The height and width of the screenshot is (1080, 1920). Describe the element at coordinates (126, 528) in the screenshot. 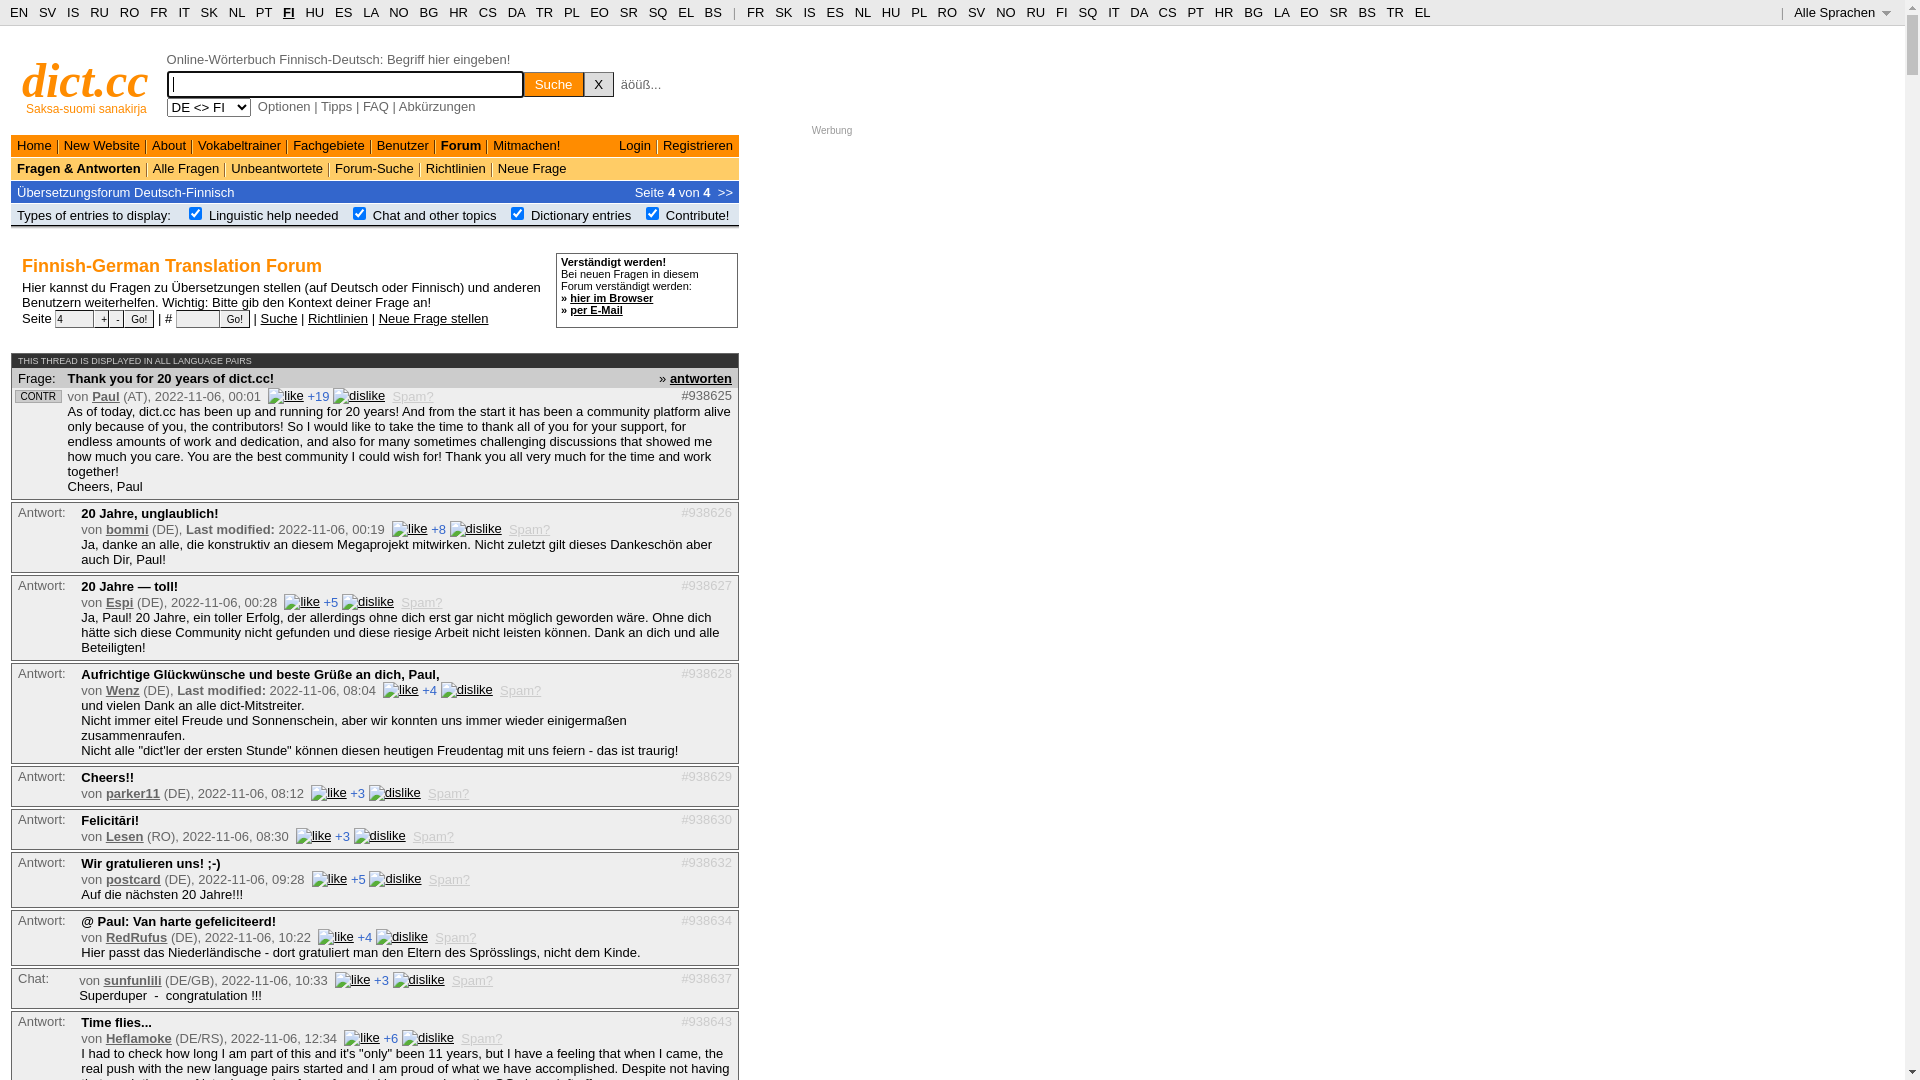

I see `'bommi'` at that location.